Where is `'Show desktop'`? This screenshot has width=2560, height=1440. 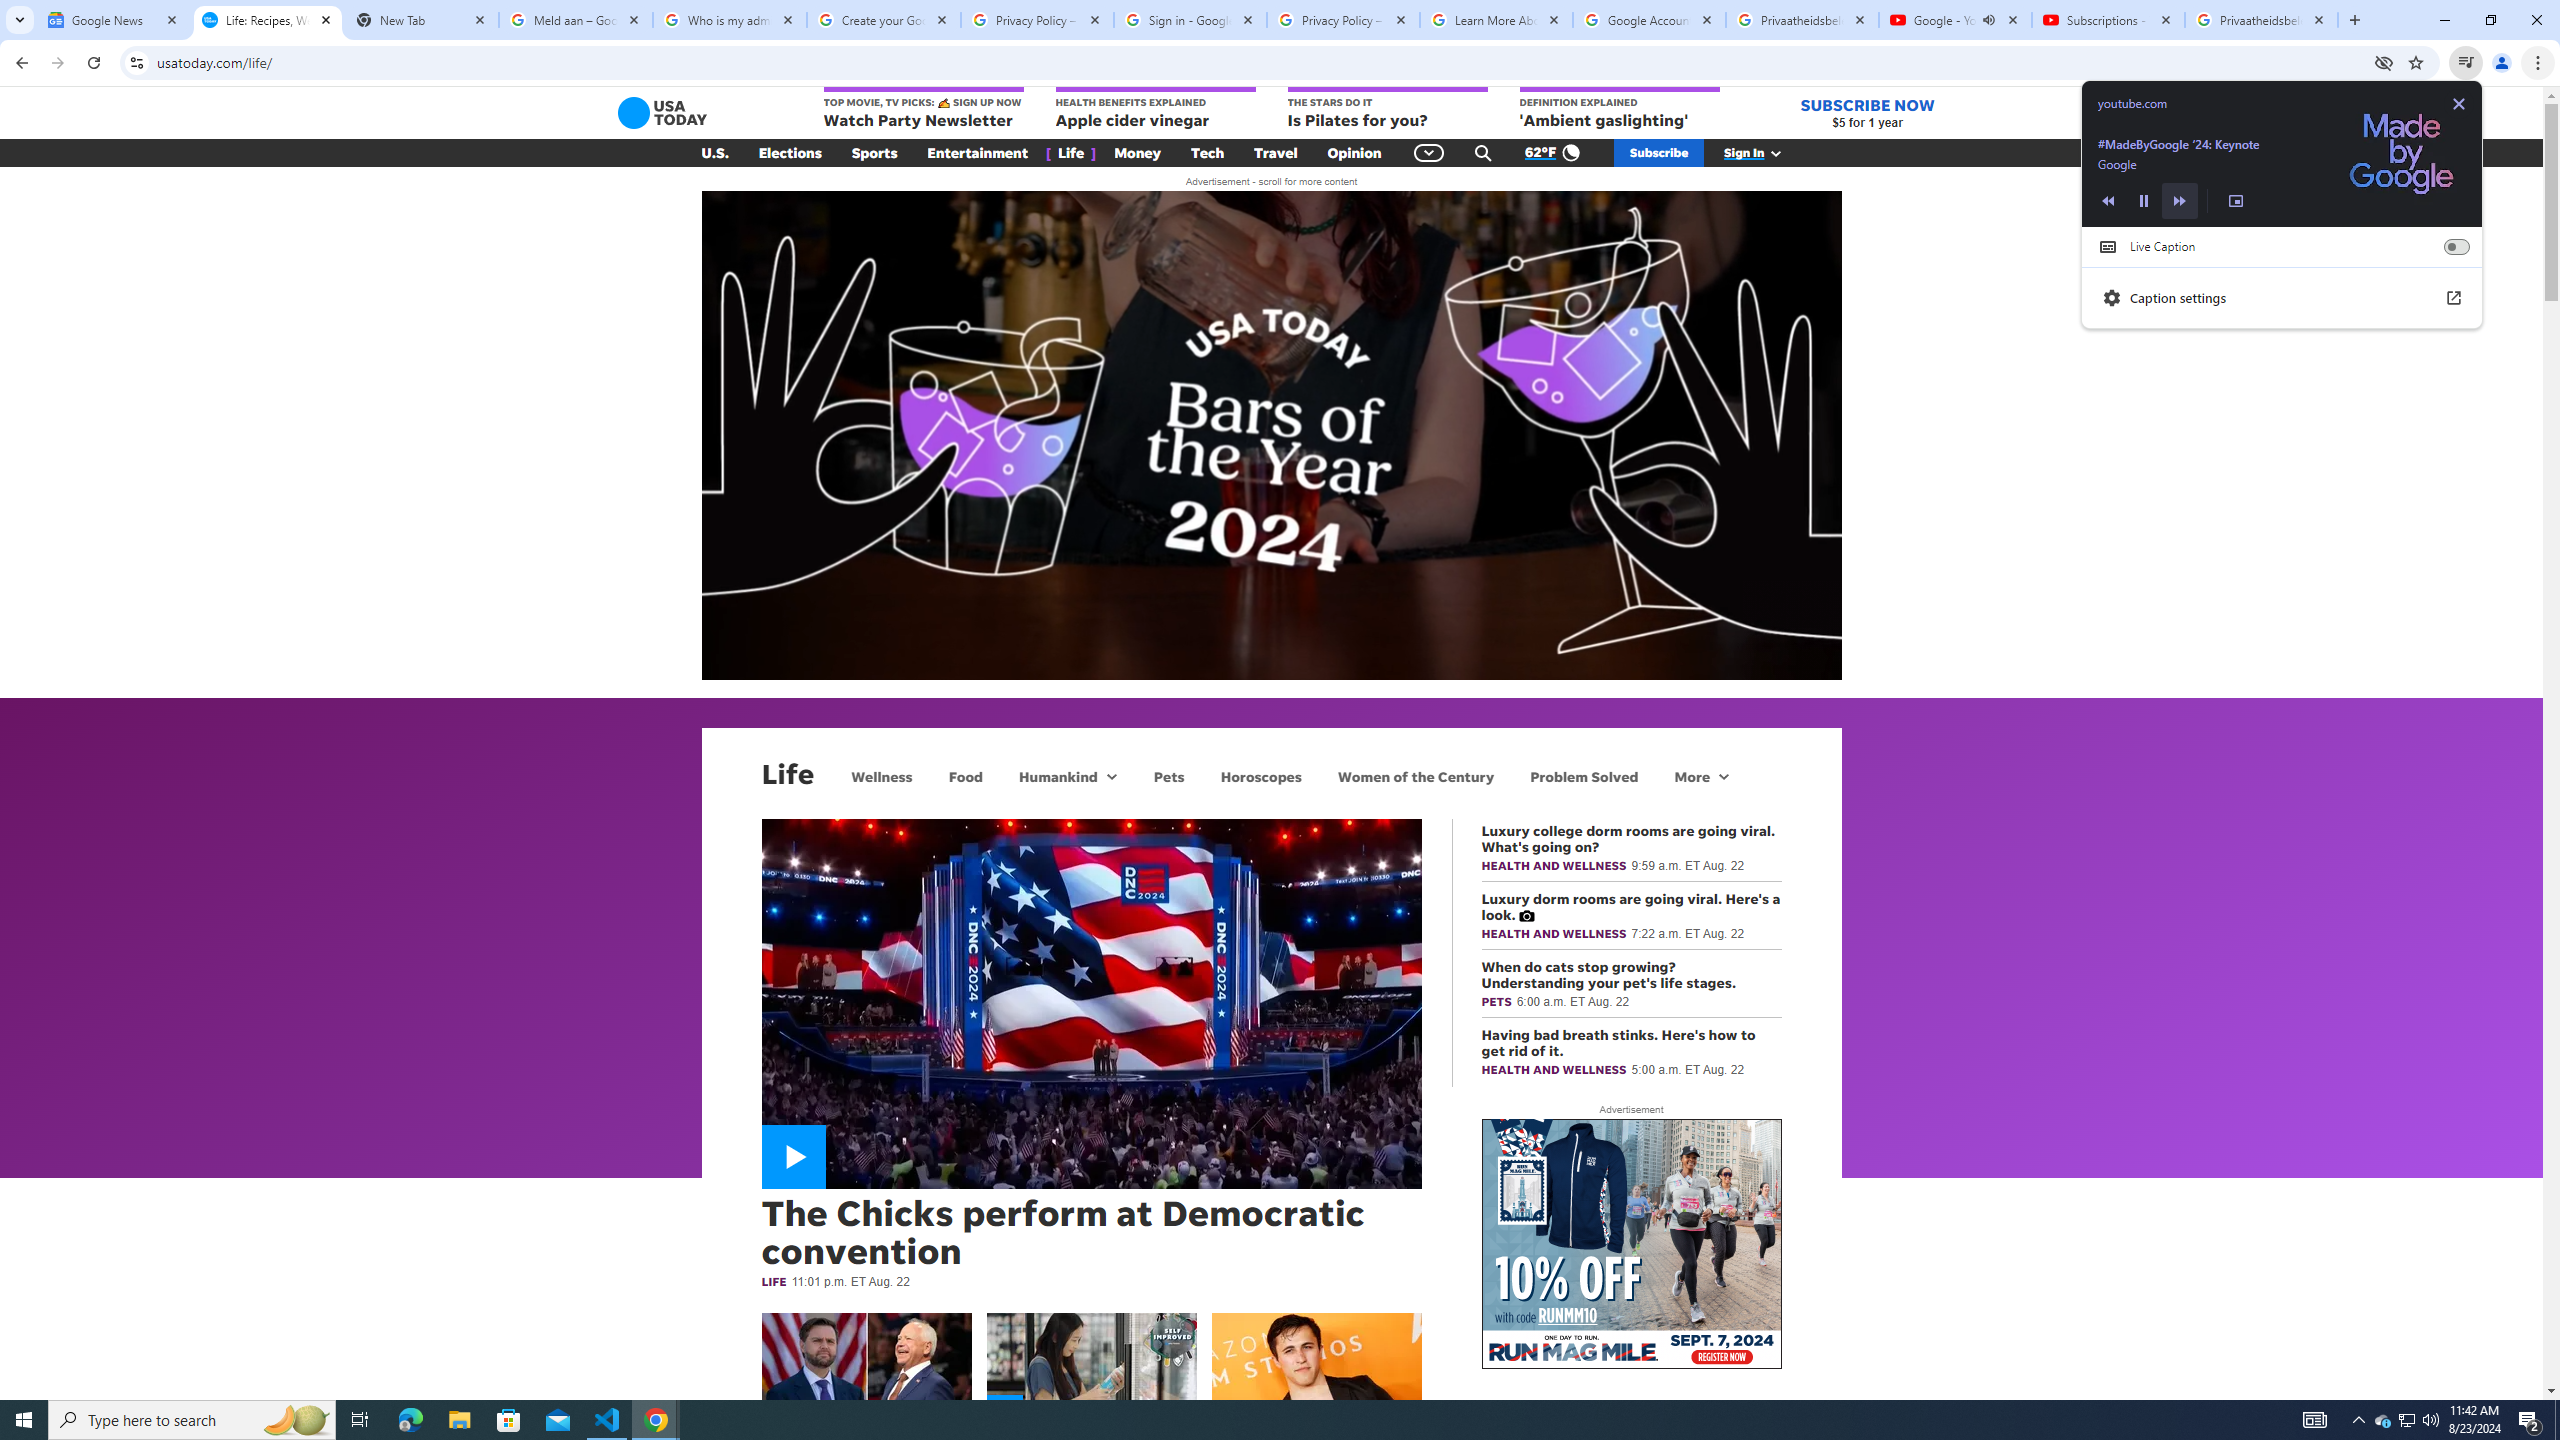
'Show desktop' is located at coordinates (2556, 1418).